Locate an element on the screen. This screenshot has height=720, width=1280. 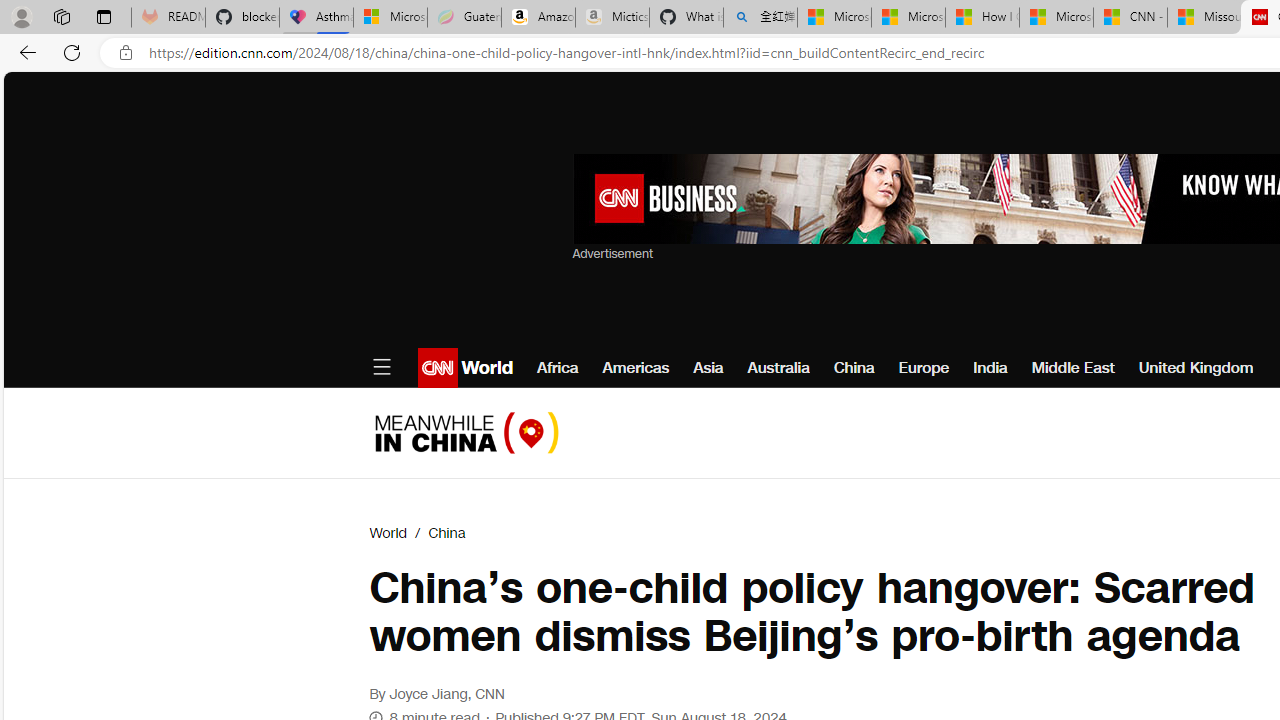
'Americas' is located at coordinates (634, 367).